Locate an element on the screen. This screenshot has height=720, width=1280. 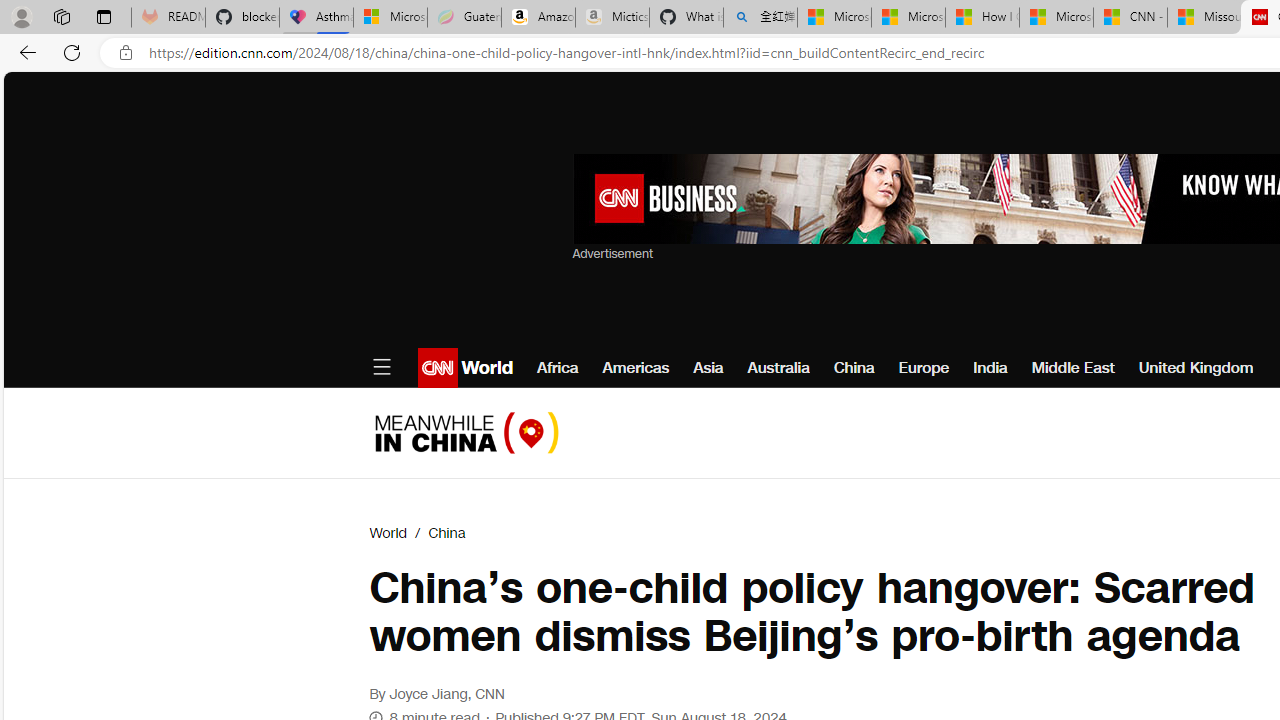
'Americas' is located at coordinates (634, 367).